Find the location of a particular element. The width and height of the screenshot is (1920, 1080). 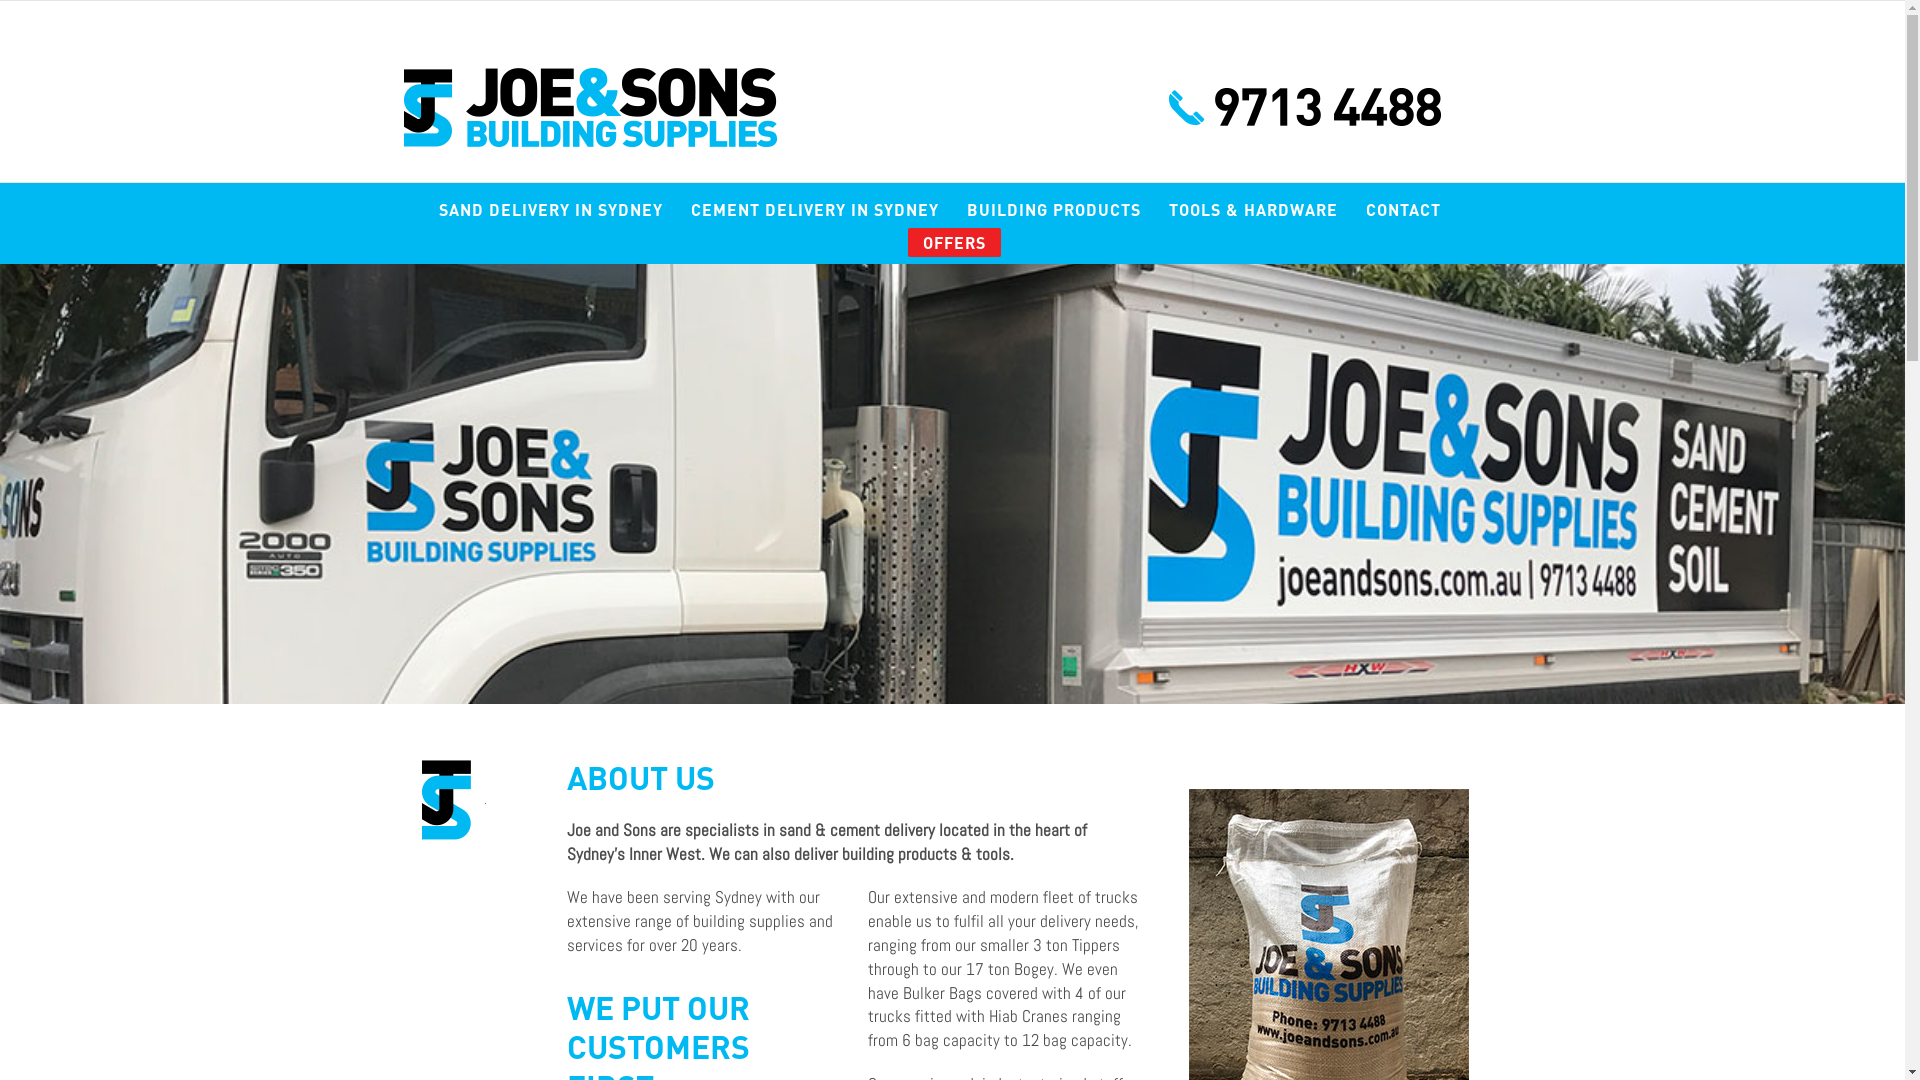

'TOOLS & HARDWARE' is located at coordinates (1252, 203).